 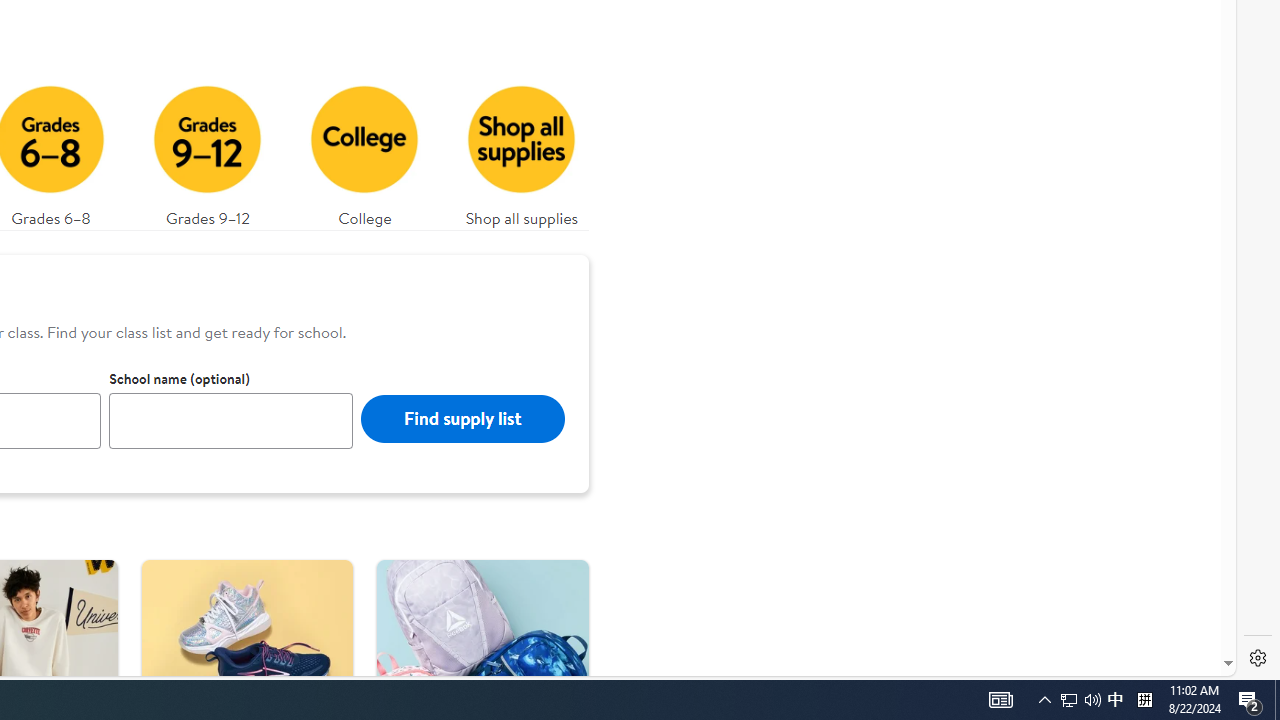 What do you see at coordinates (521, 150) in the screenshot?
I see `'Shop all supplies'` at bounding box center [521, 150].